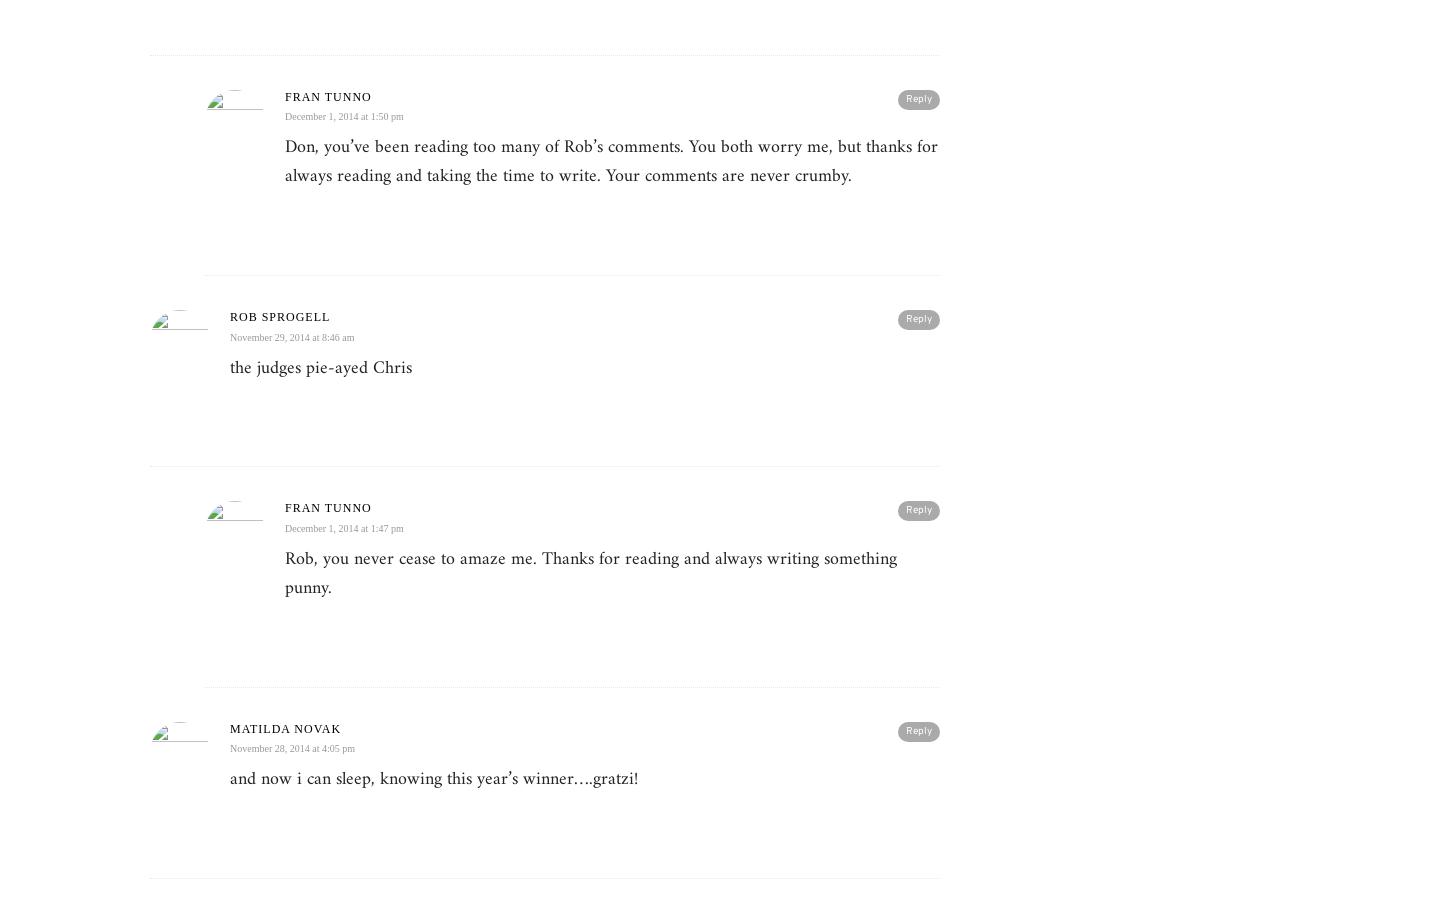 The height and width of the screenshot is (923, 1450). Describe the element at coordinates (343, 116) in the screenshot. I see `'December 1, 2014 at 1:50 pm'` at that location.